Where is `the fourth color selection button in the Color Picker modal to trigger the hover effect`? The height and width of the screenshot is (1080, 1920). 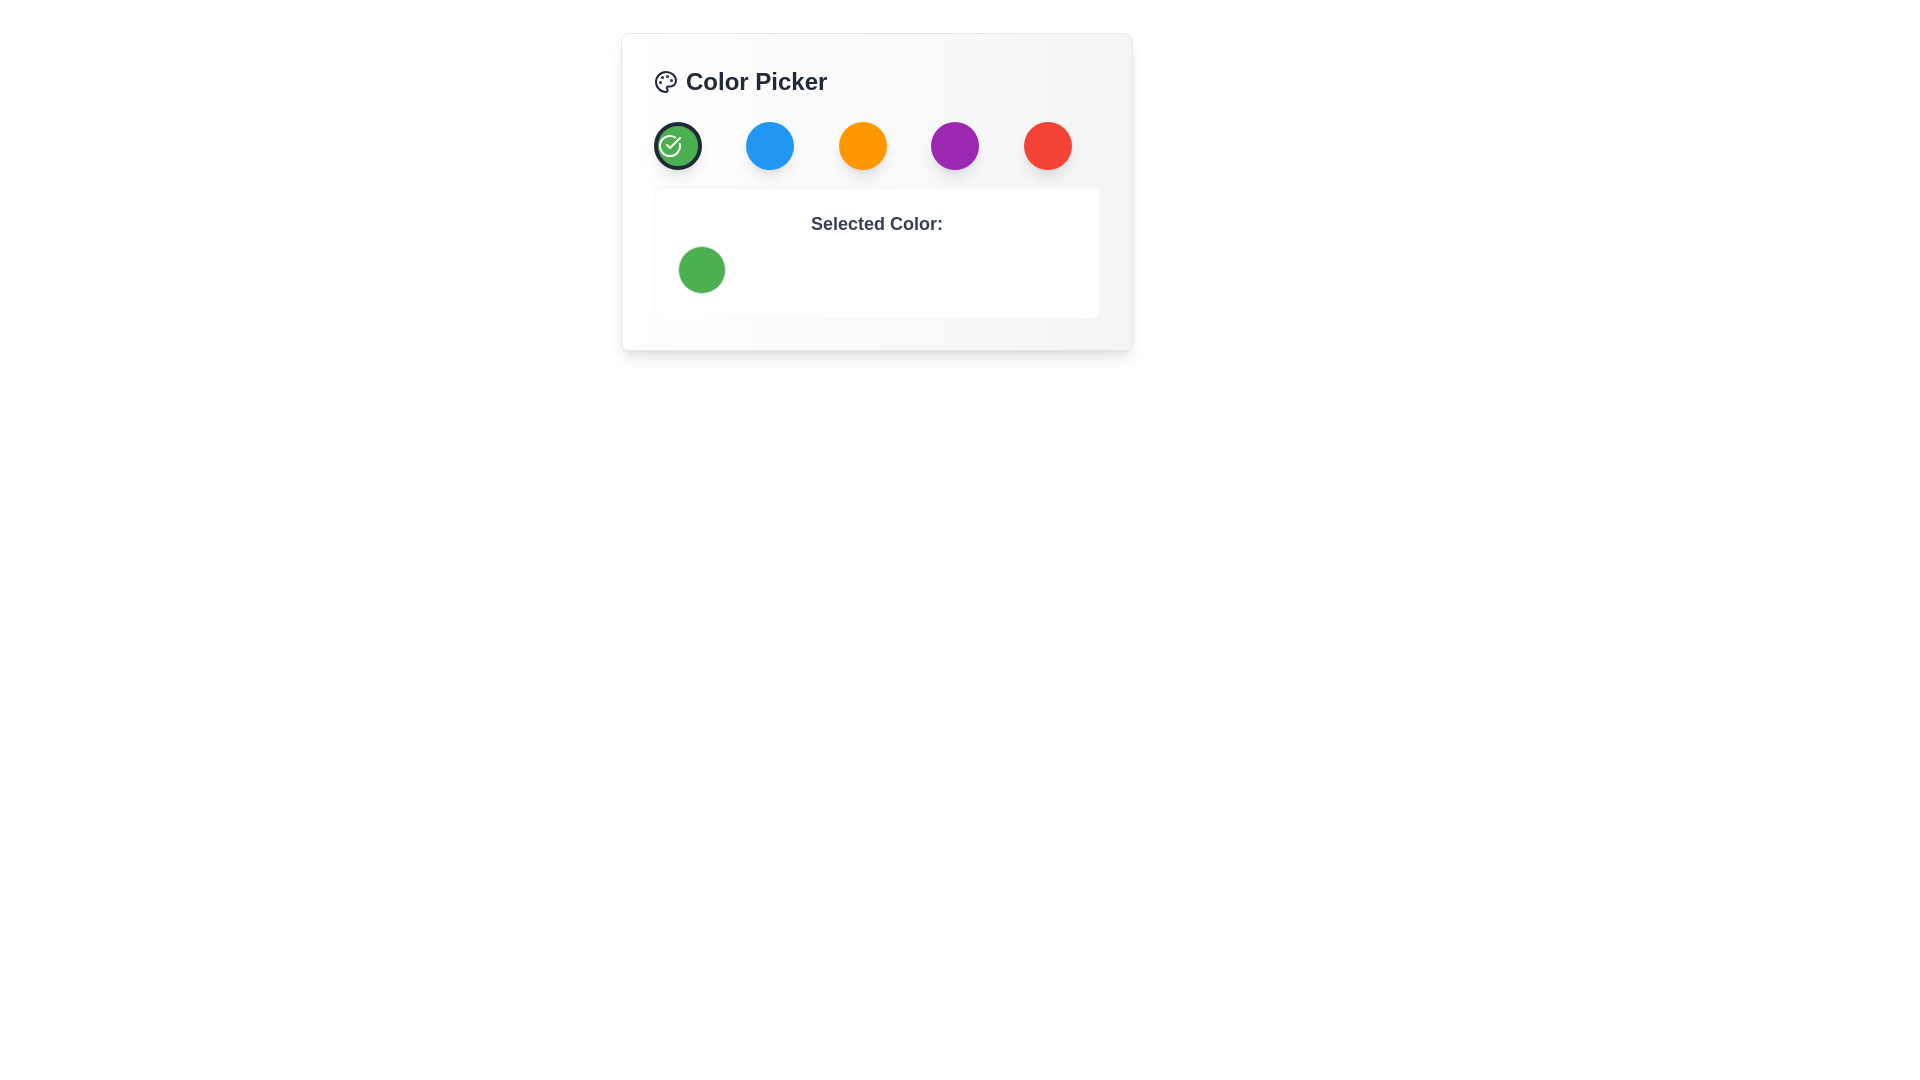 the fourth color selection button in the Color Picker modal to trigger the hover effect is located at coordinates (954, 145).